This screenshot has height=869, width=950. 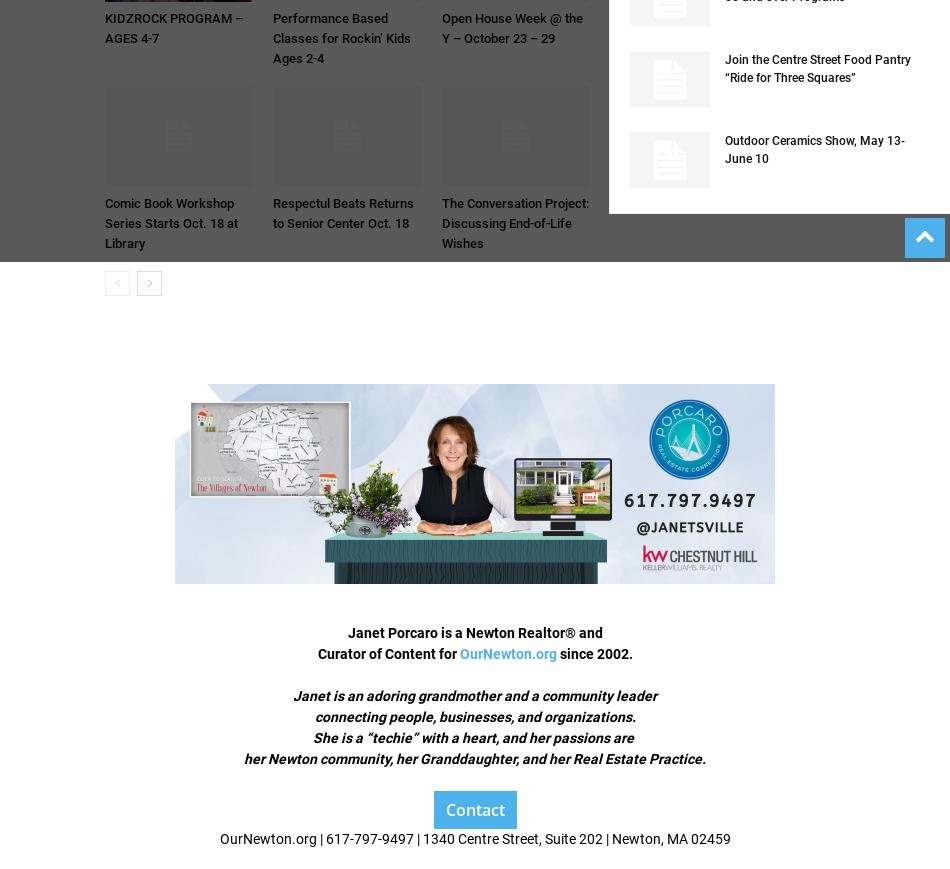 I want to click on 'KIDZROCK PROGRAM – AGES 4-7', so click(x=174, y=27).